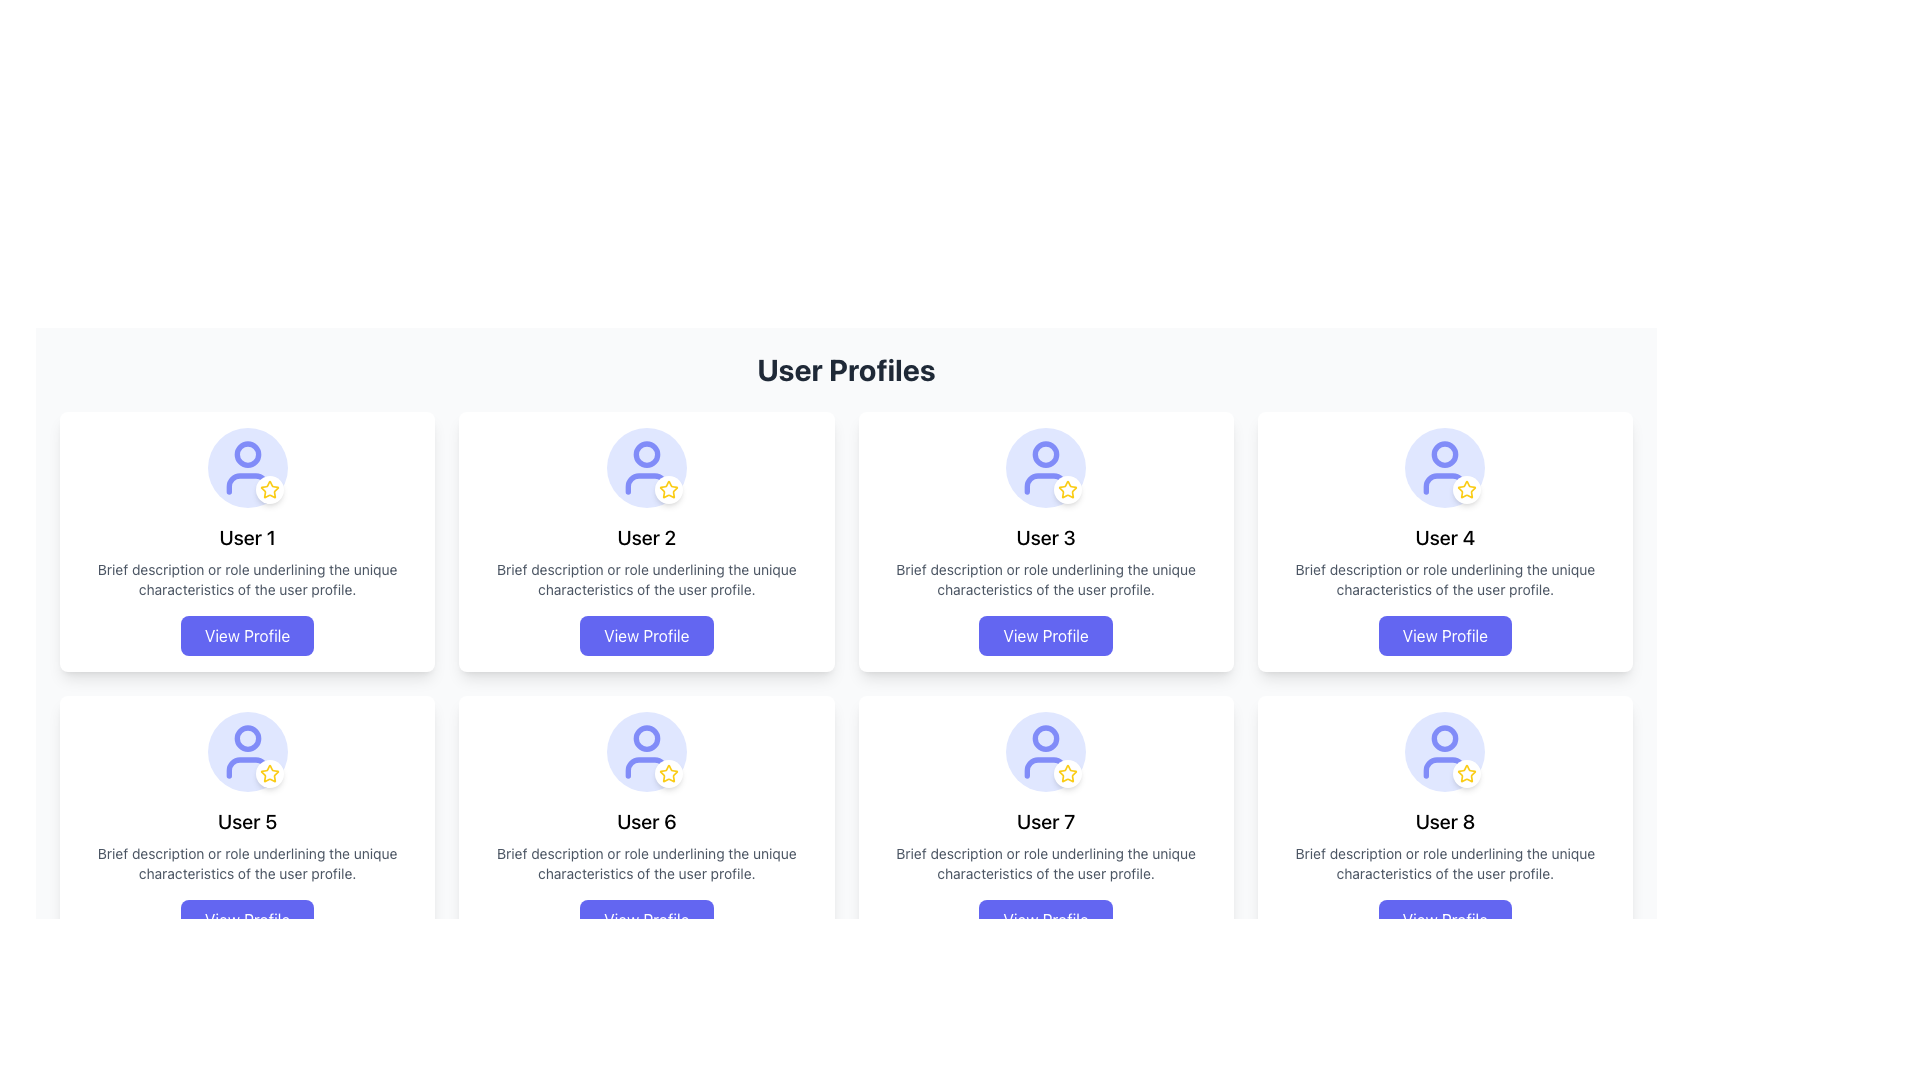  What do you see at coordinates (1067, 489) in the screenshot?
I see `the Status badge indicating the special attribute of the user represented by 'User 3', located in the circular user icon at the bottom-right edge of the icon` at bounding box center [1067, 489].